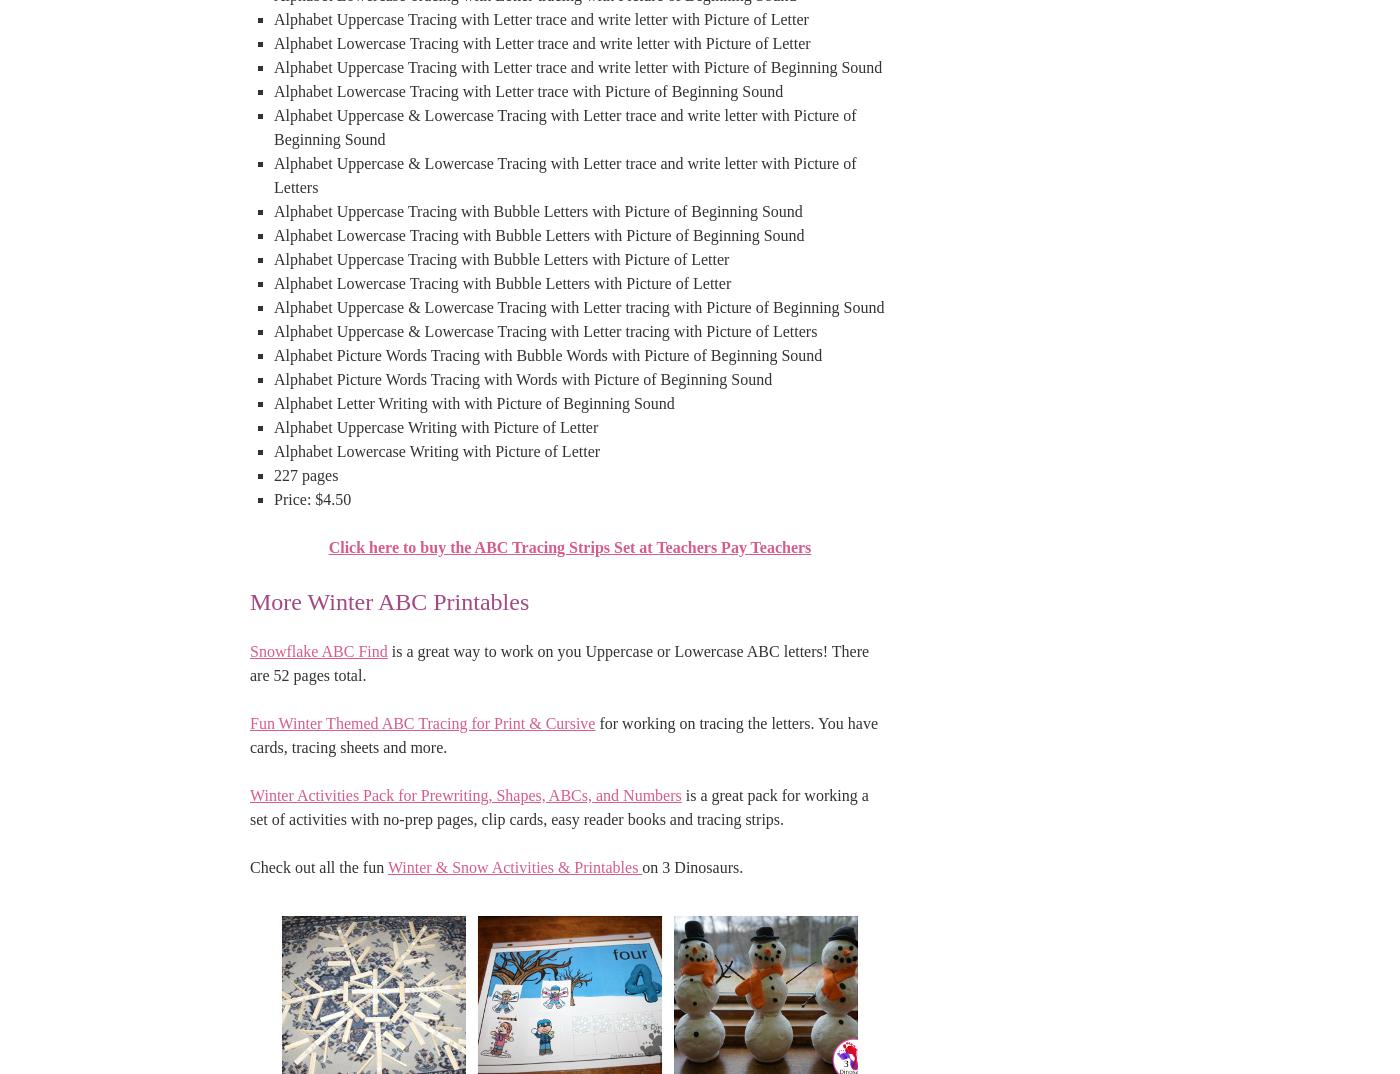 The height and width of the screenshot is (1074, 1400). Describe the element at coordinates (523, 378) in the screenshot. I see `'Alphabet Picture Words Tracing with Words with Picture of Beginning Sound'` at that location.